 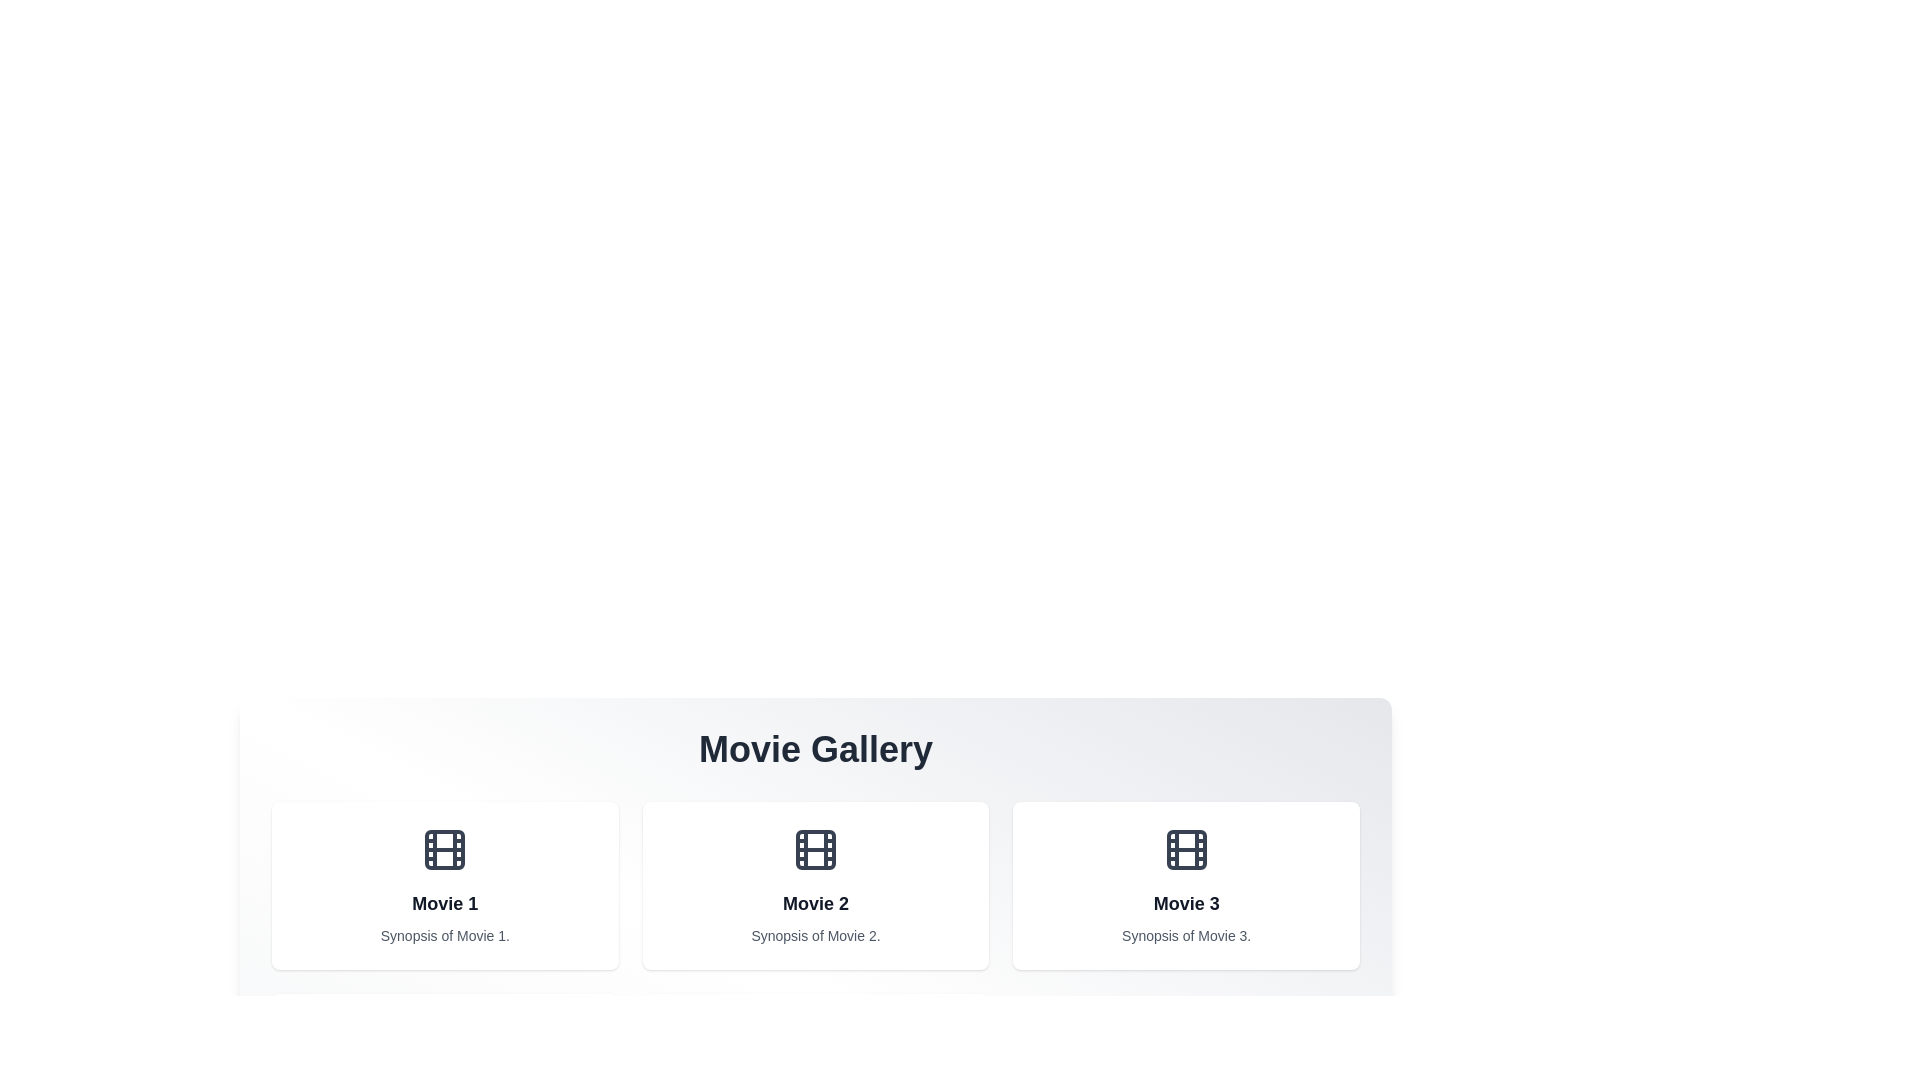 I want to click on the second movie card in the gallery, which displays details about a movie and is located in the center column of the first row, positioned between 'Movie 1' and 'Movie 3', so click(x=816, y=885).